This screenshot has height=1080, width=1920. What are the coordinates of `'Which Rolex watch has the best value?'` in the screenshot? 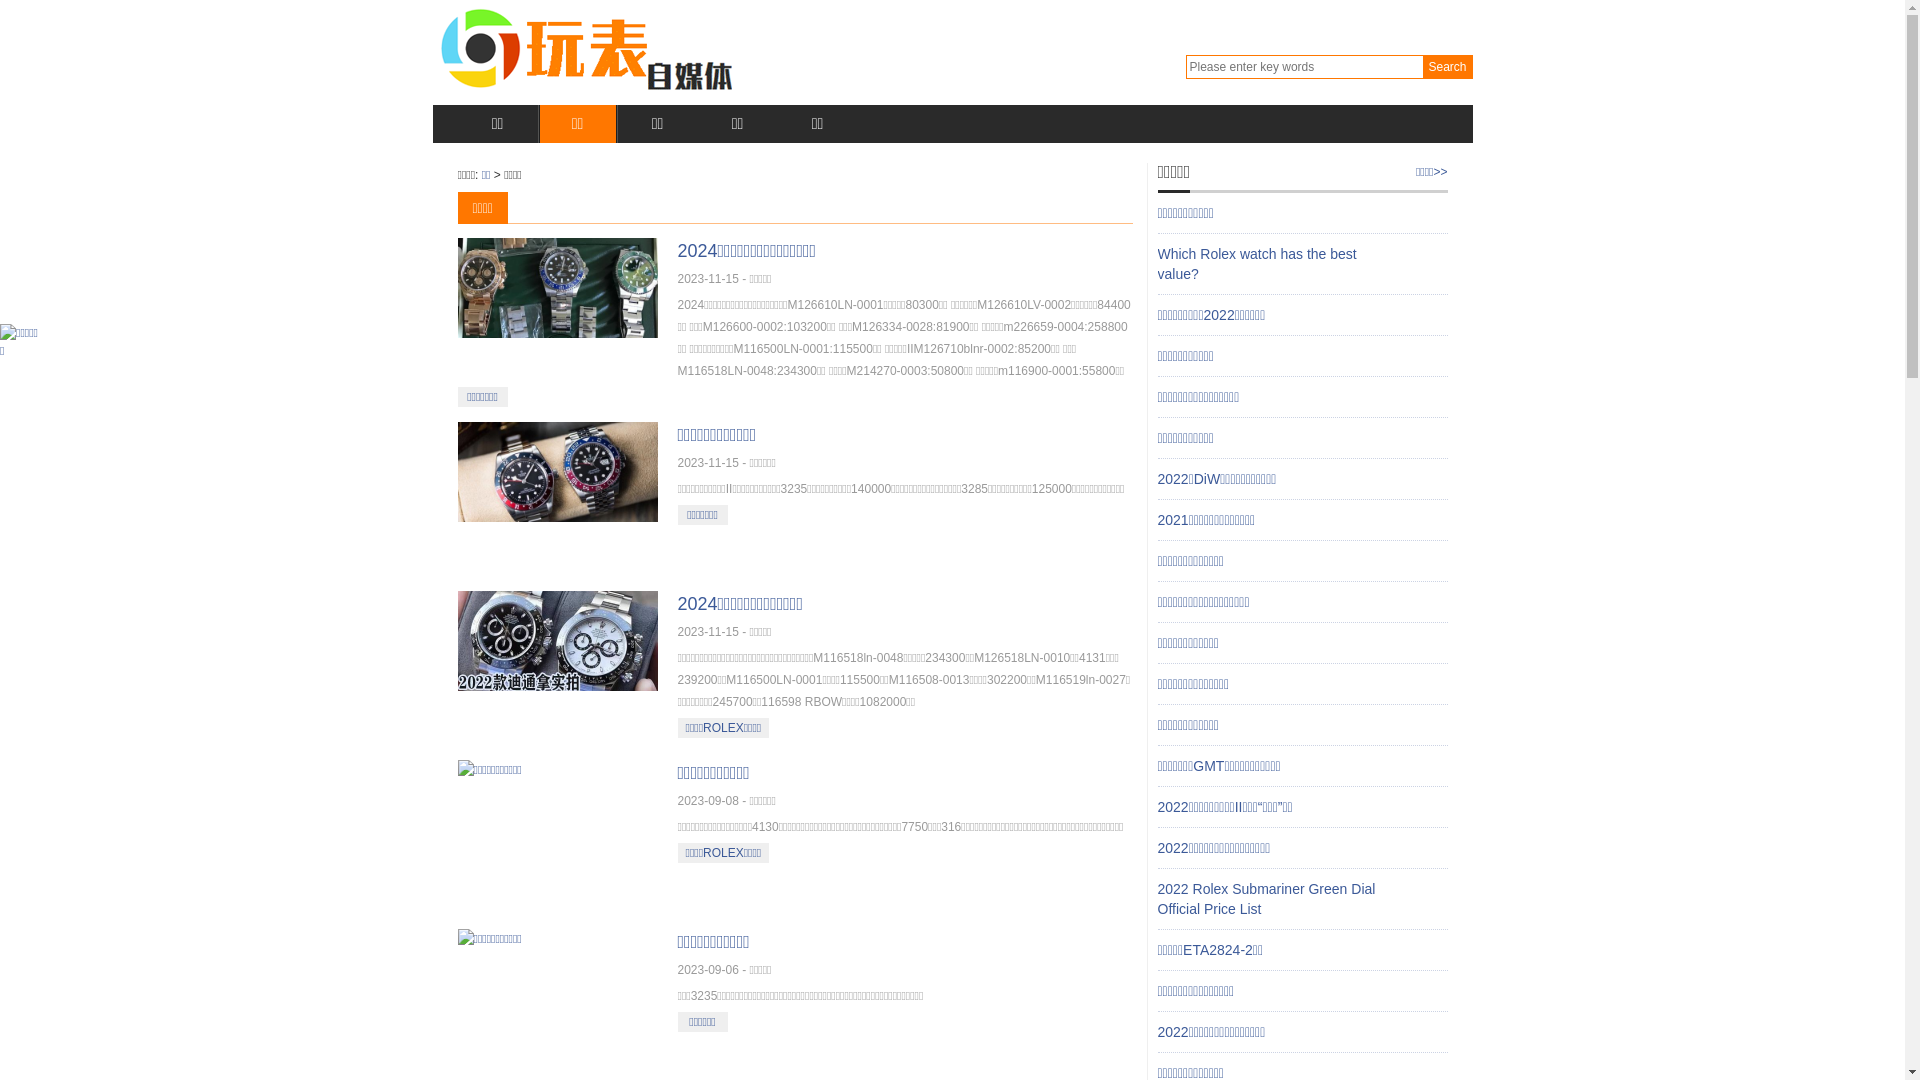 It's located at (1157, 262).